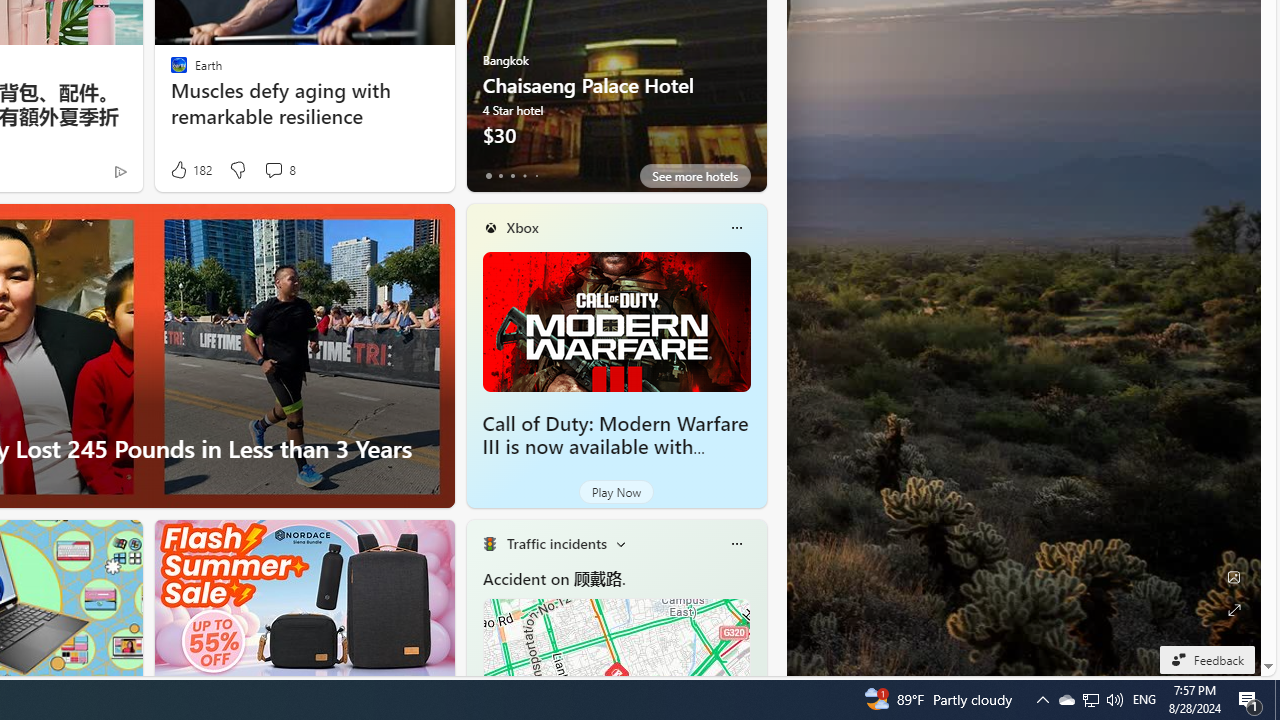 The height and width of the screenshot is (720, 1280). Describe the element at coordinates (489, 543) in the screenshot. I see `'Traffic Title Traffic Light'` at that location.